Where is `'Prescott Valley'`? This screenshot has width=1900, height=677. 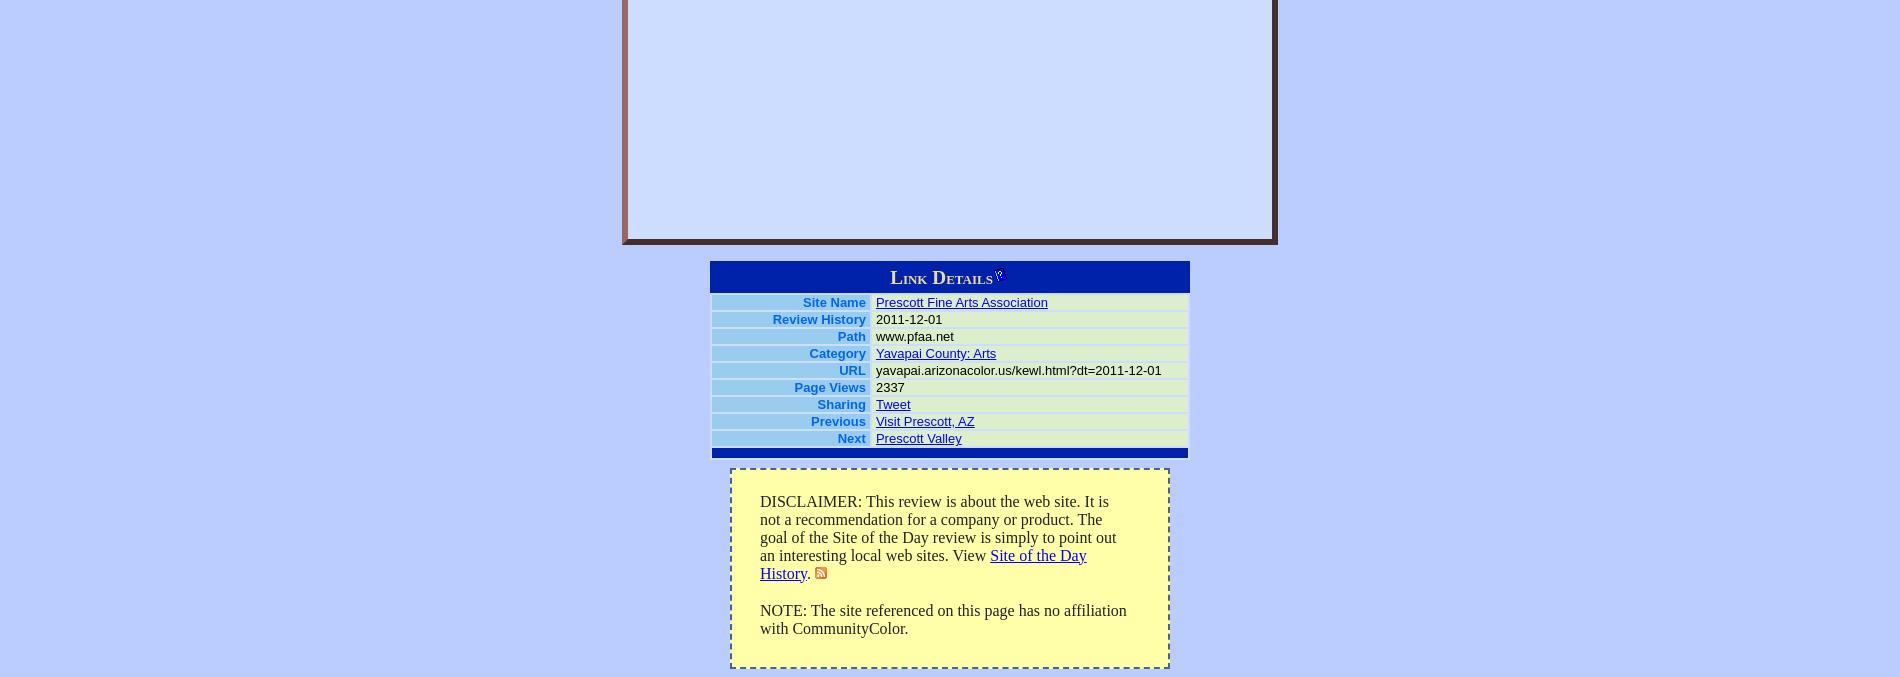
'Prescott Valley' is located at coordinates (917, 437).